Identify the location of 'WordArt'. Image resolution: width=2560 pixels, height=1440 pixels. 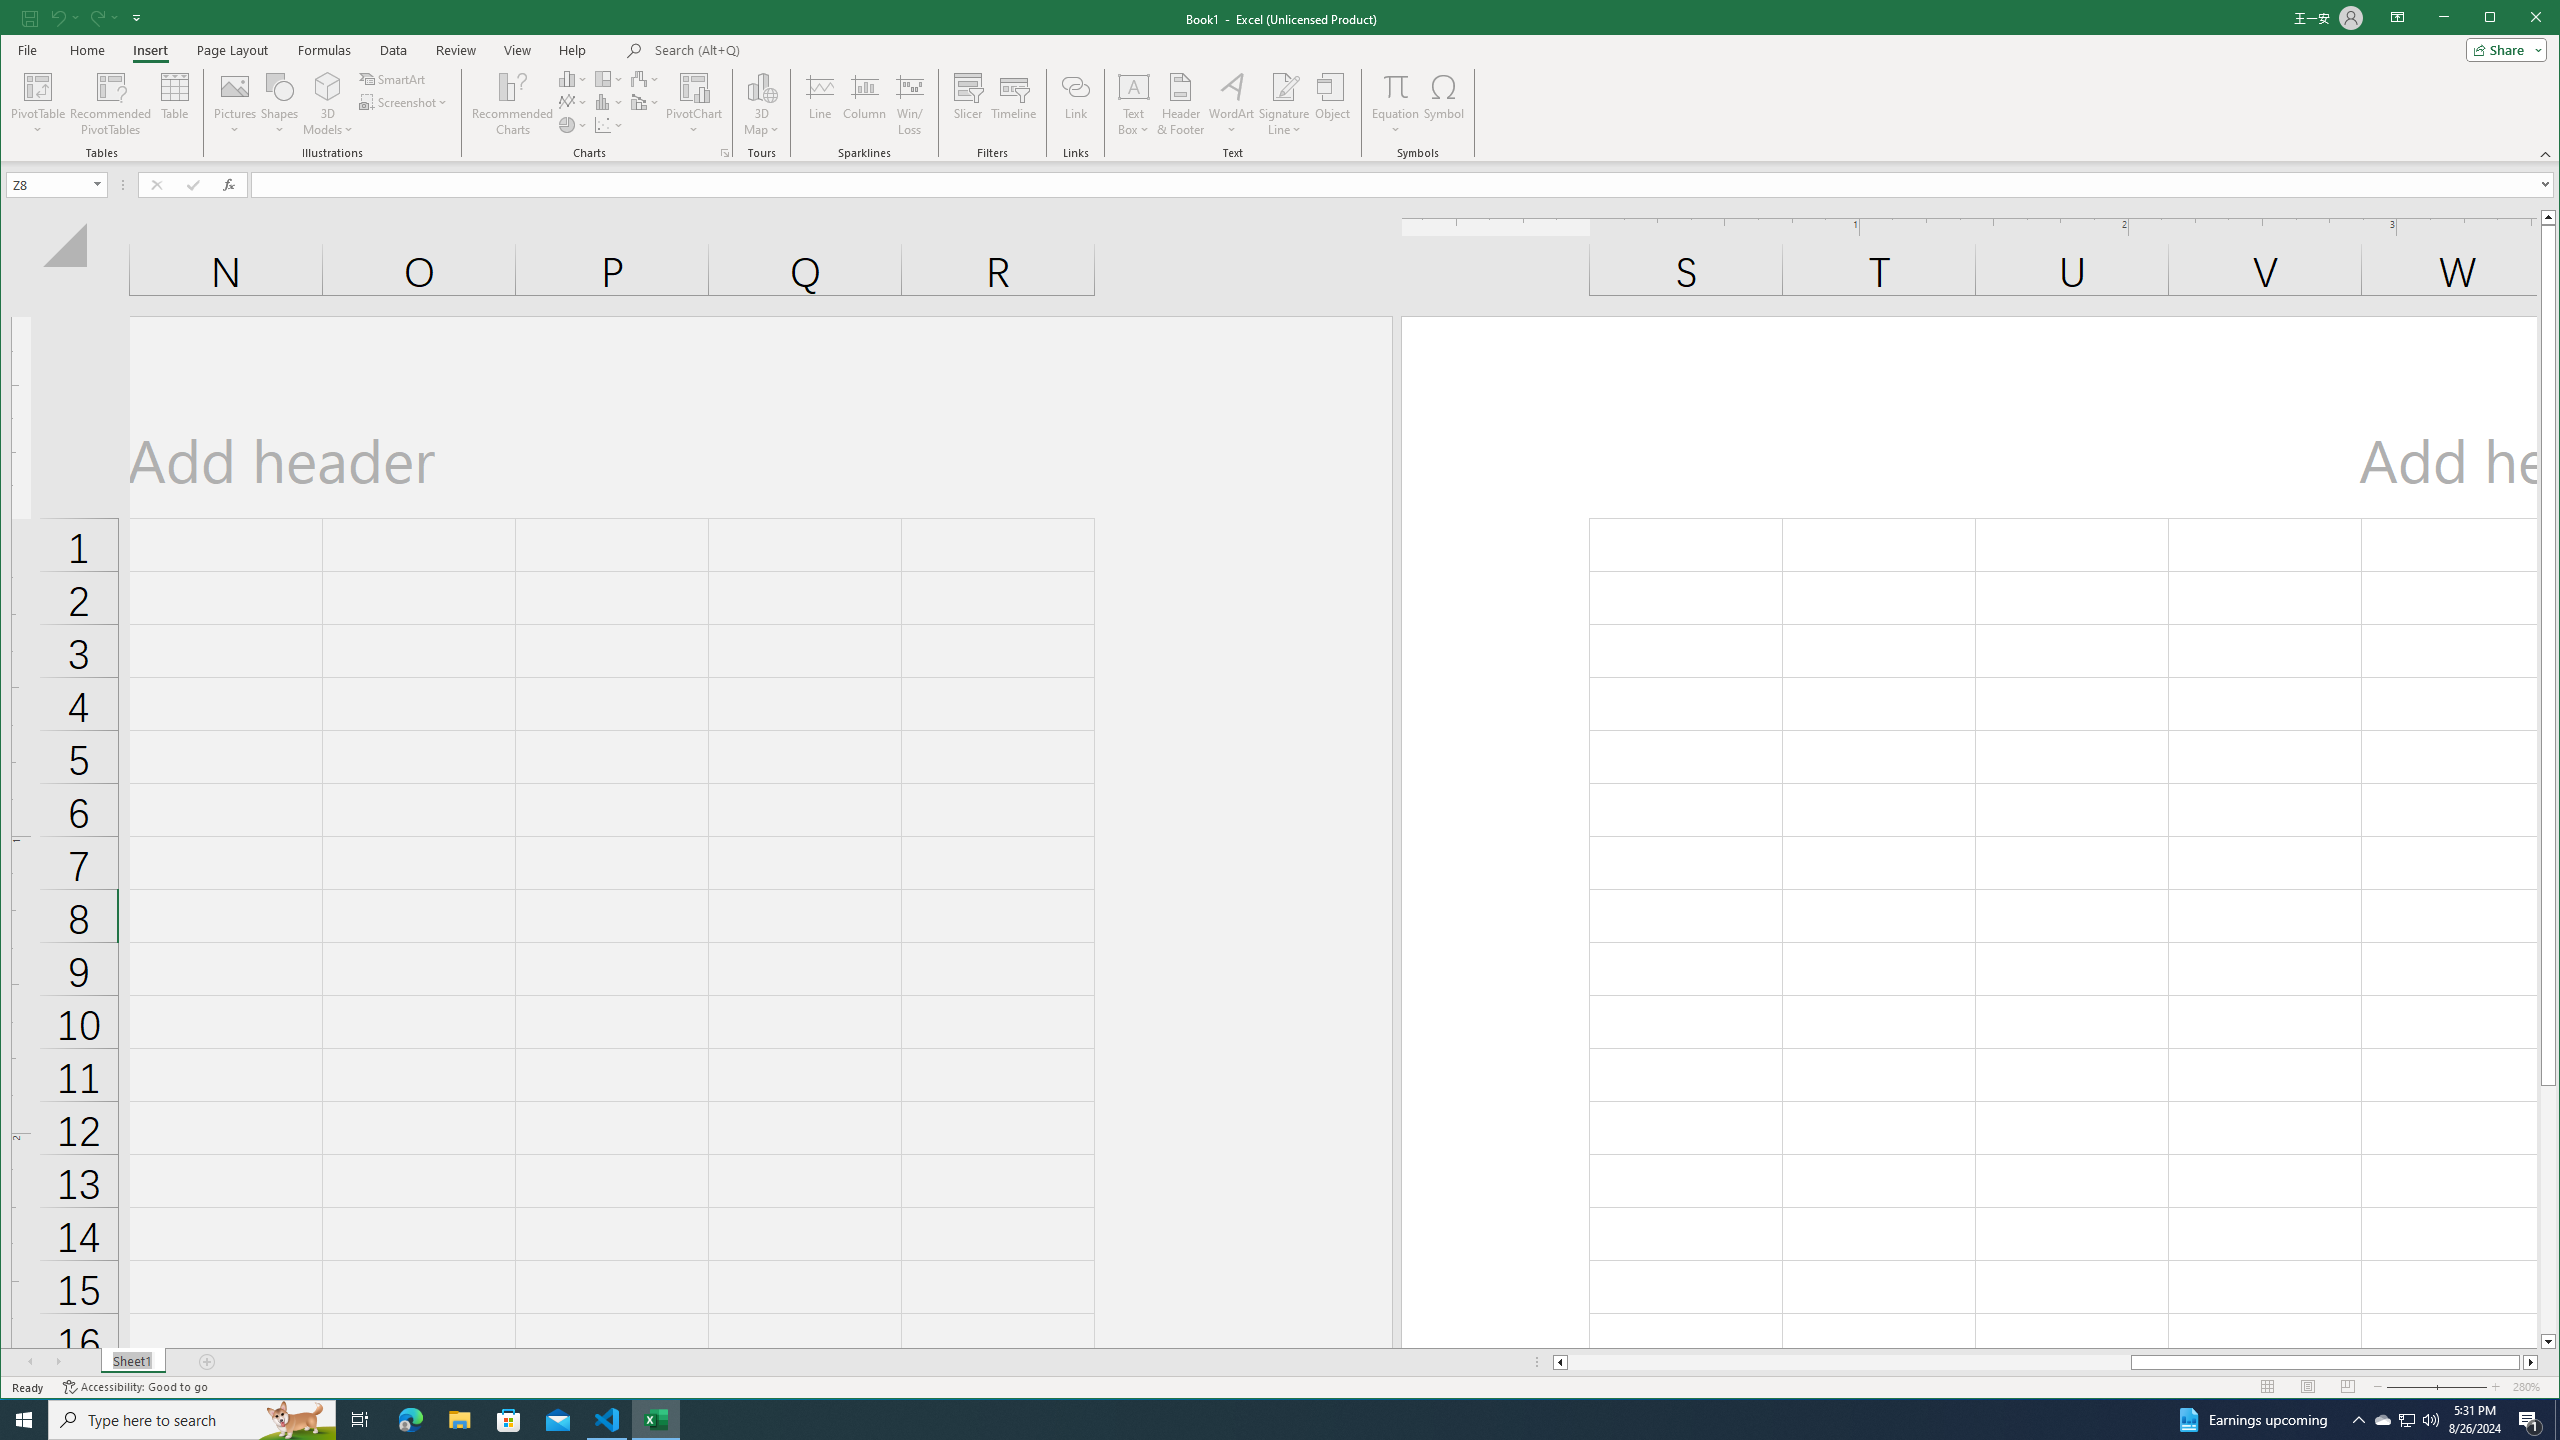
(1231, 103).